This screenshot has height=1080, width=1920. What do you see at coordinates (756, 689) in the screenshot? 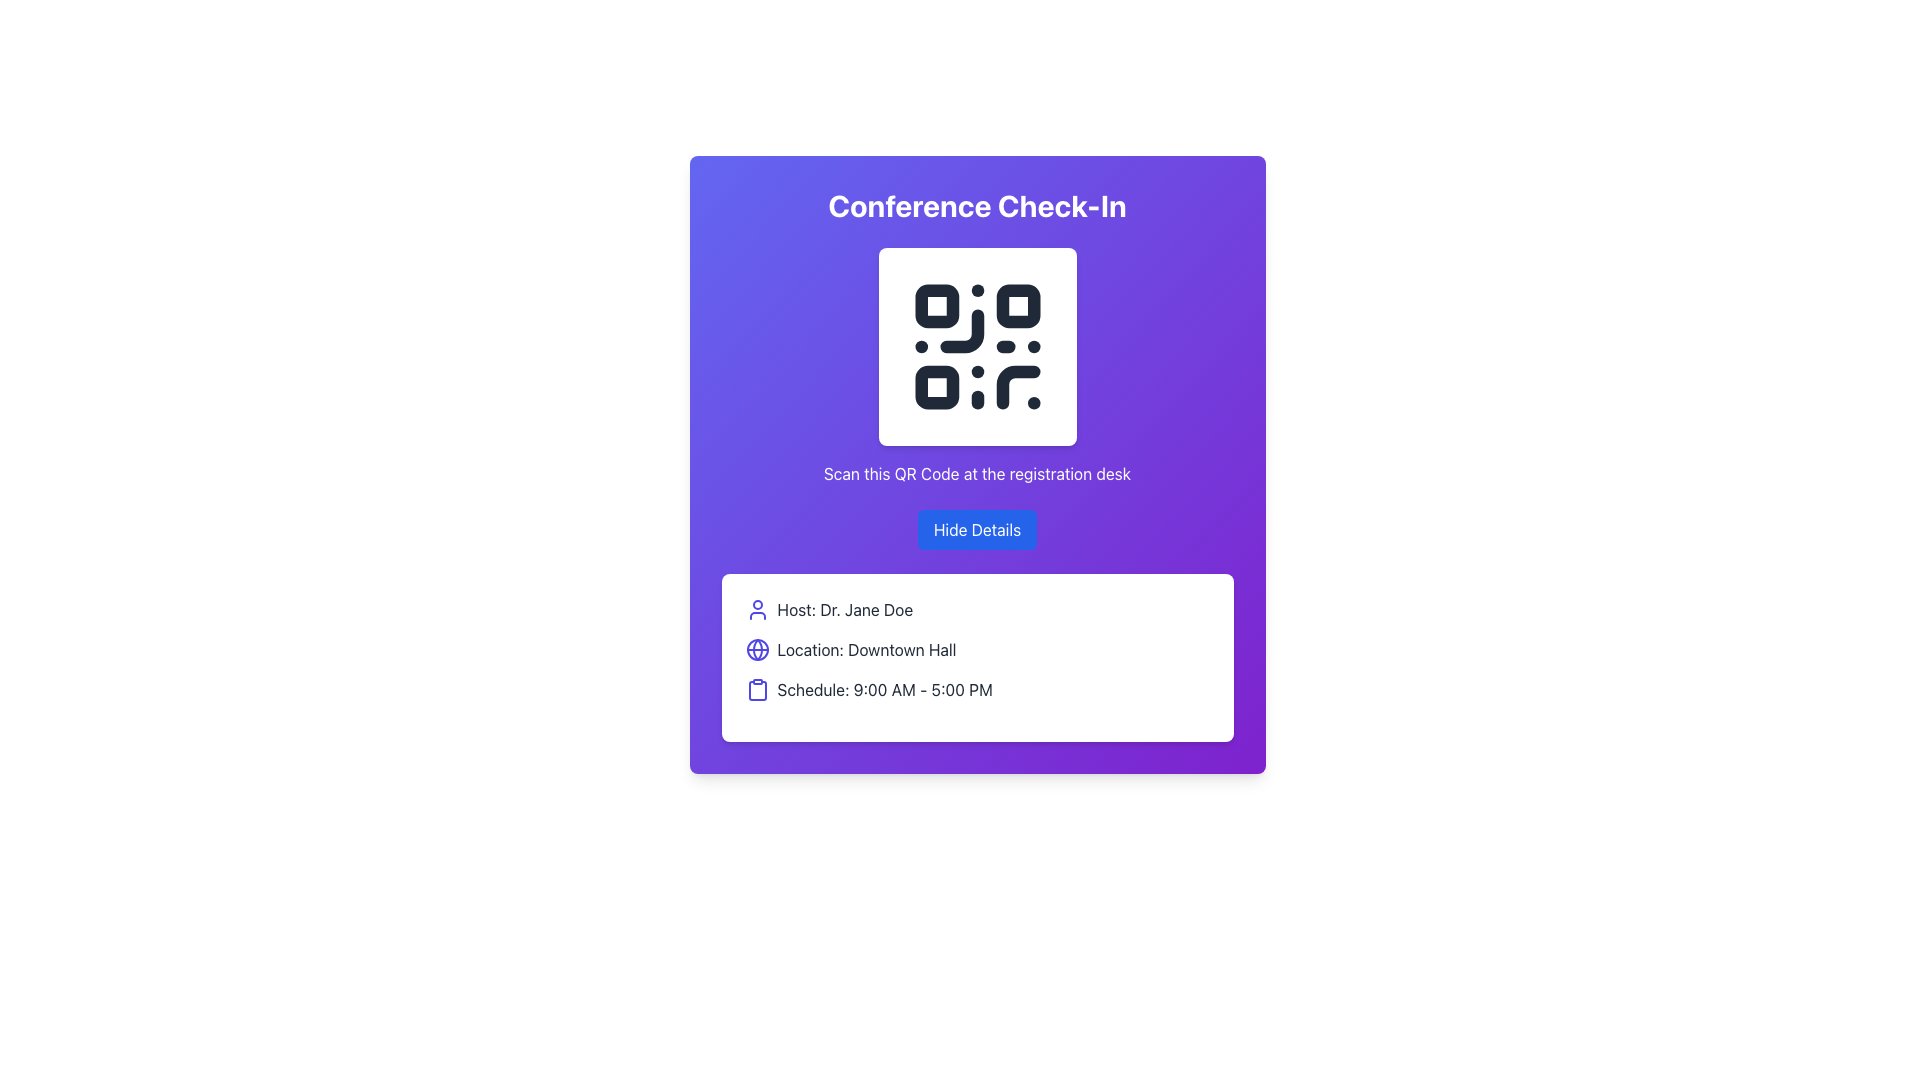
I see `the clipboard icon located in the third row of the lower white card, which is indigo colored and appears before the text 'Schedule: 9:00 AM - 5:00 PM'` at bounding box center [756, 689].